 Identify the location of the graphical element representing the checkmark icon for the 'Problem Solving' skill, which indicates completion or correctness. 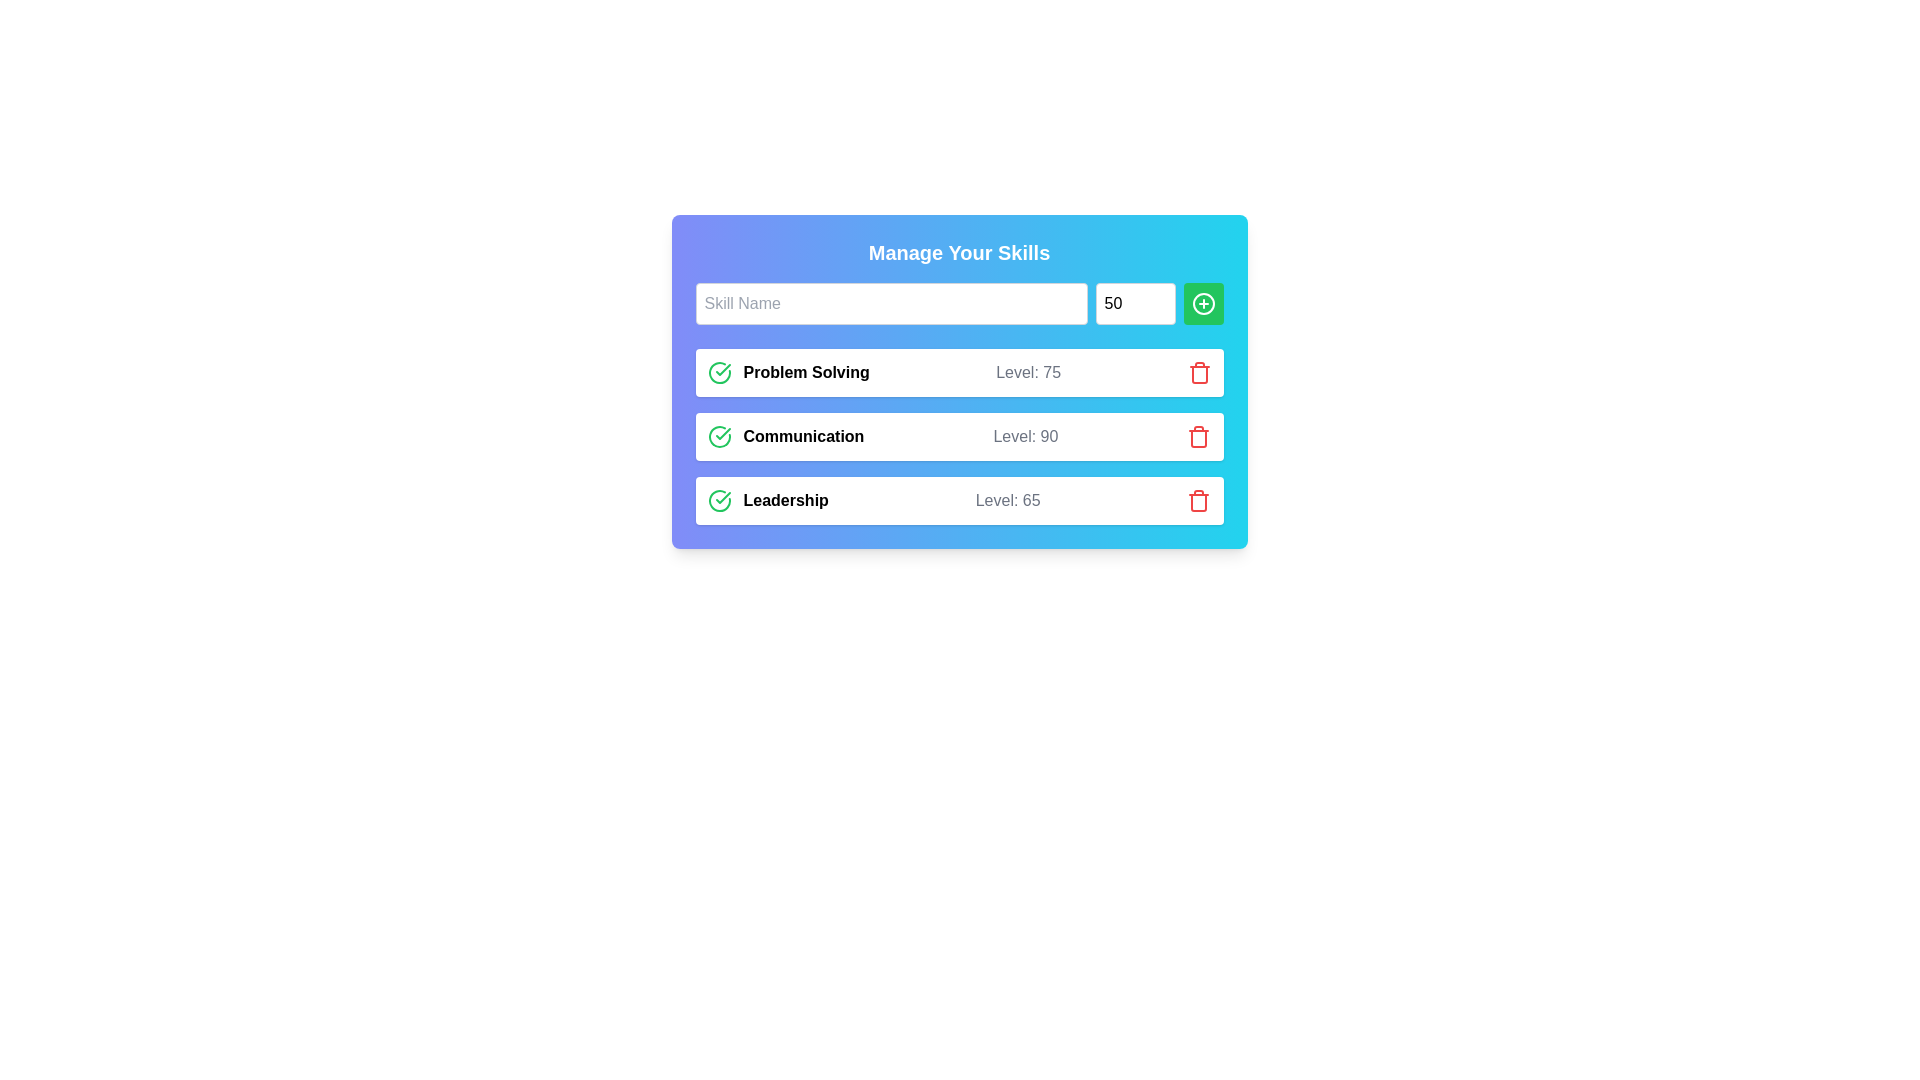
(719, 373).